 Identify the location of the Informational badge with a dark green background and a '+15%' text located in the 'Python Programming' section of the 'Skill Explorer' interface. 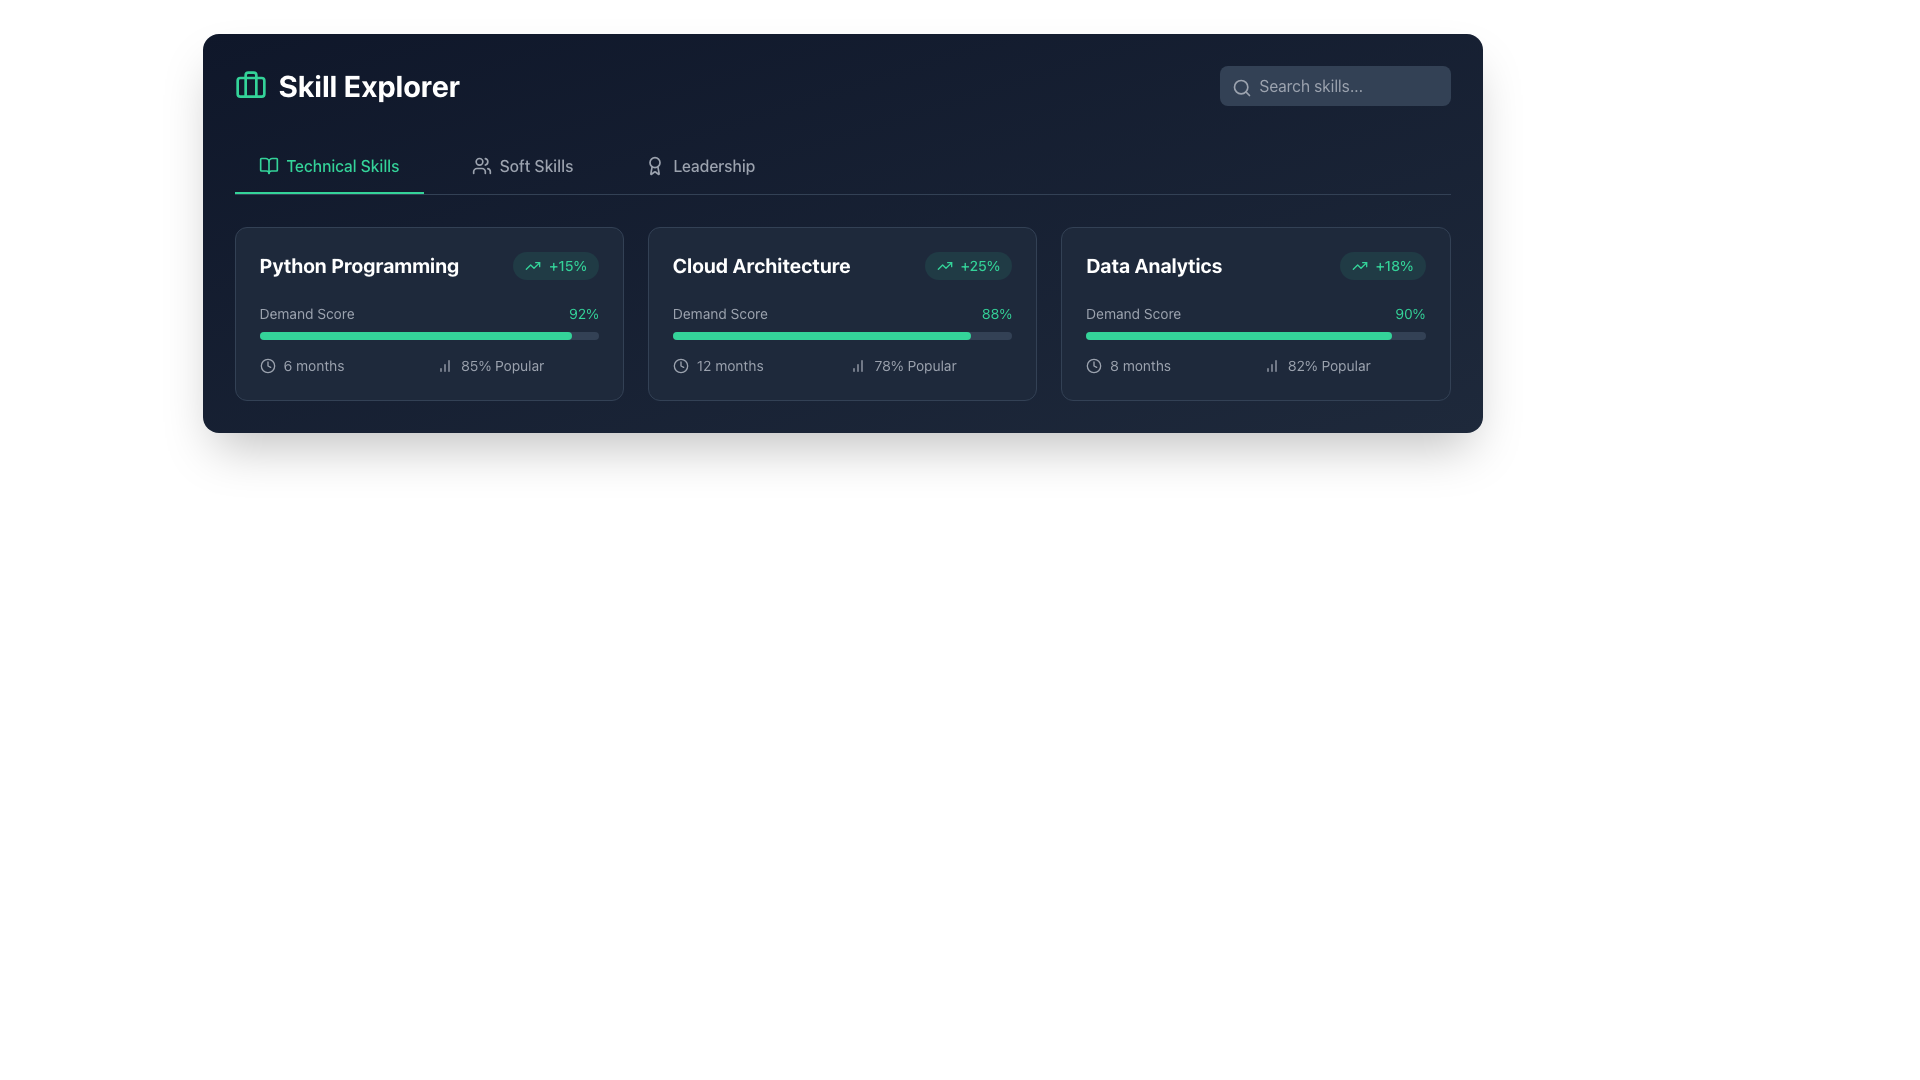
(556, 265).